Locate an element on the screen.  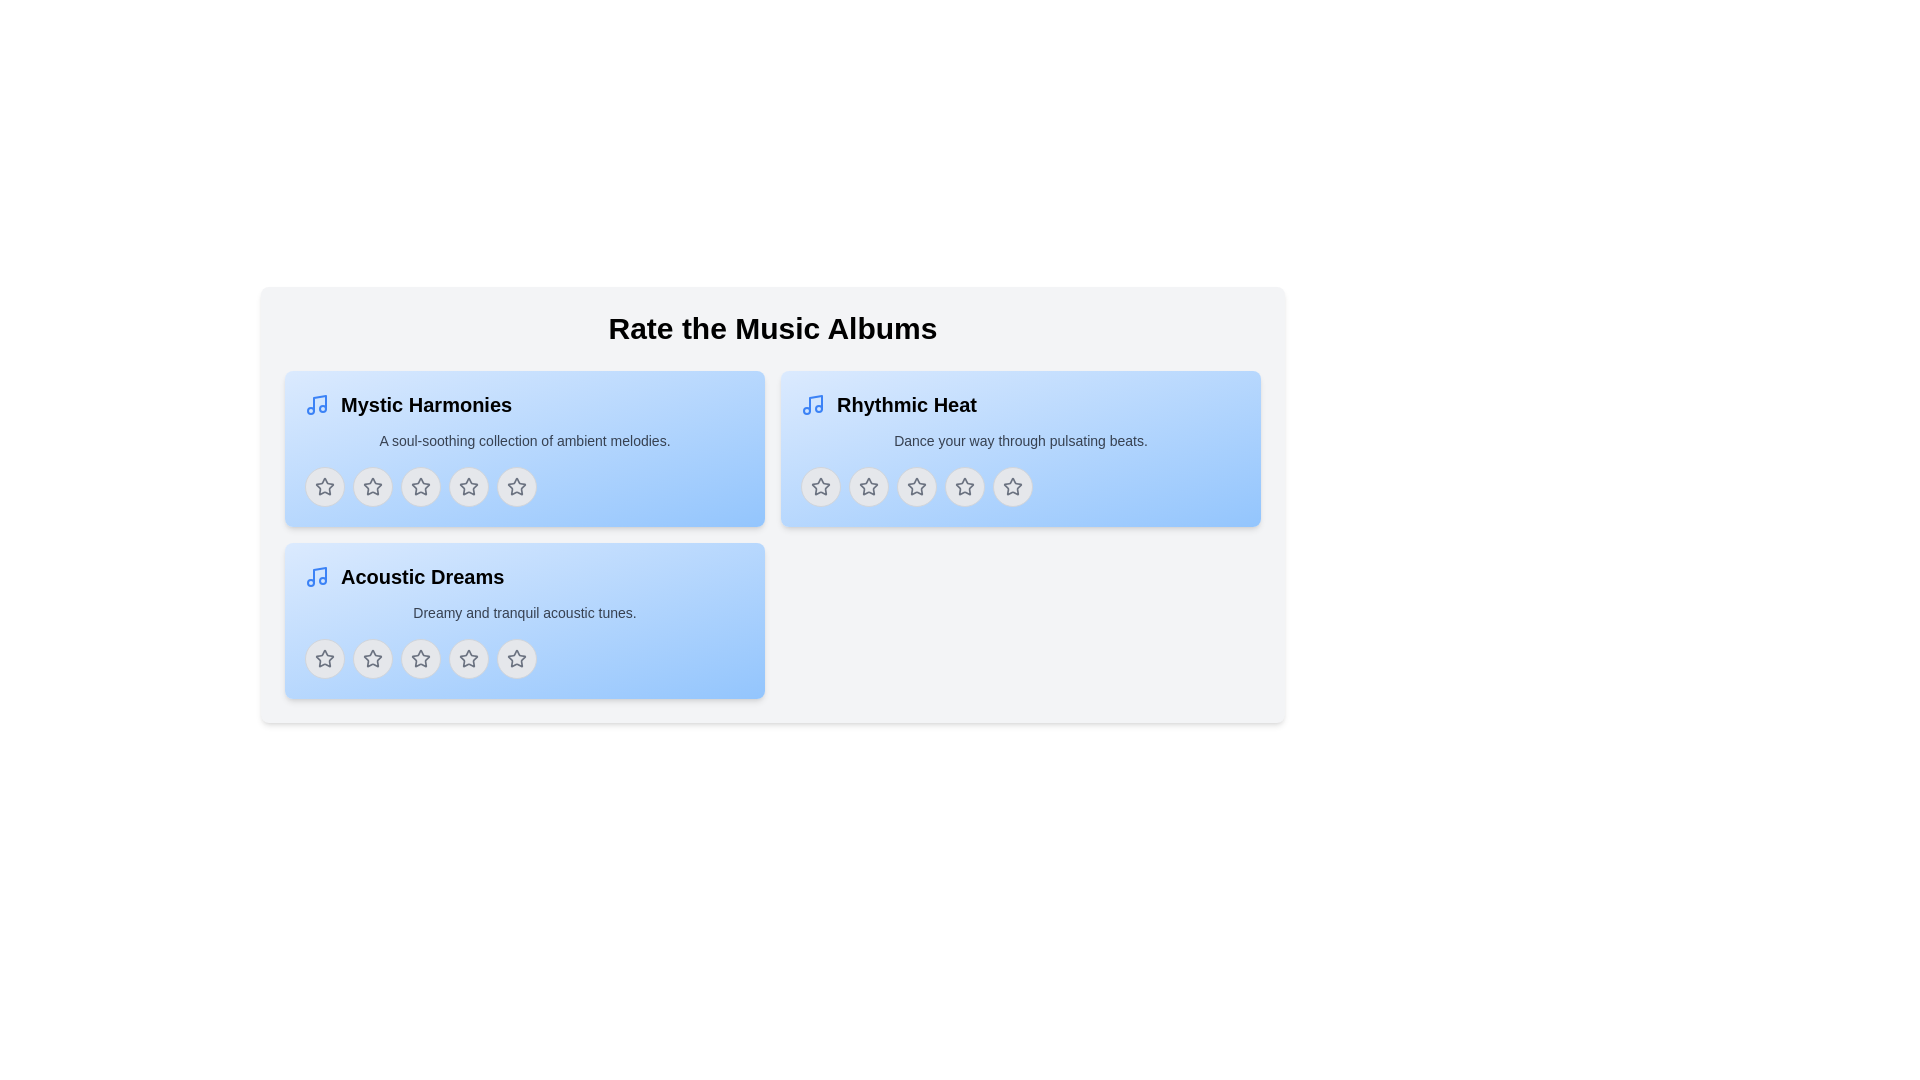
the text label that reads 'Acoustic Dreams', which is styled in bold and slightly larger font, located in the second row of the grid layout on the left card with a blue background is located at coordinates (421, 577).